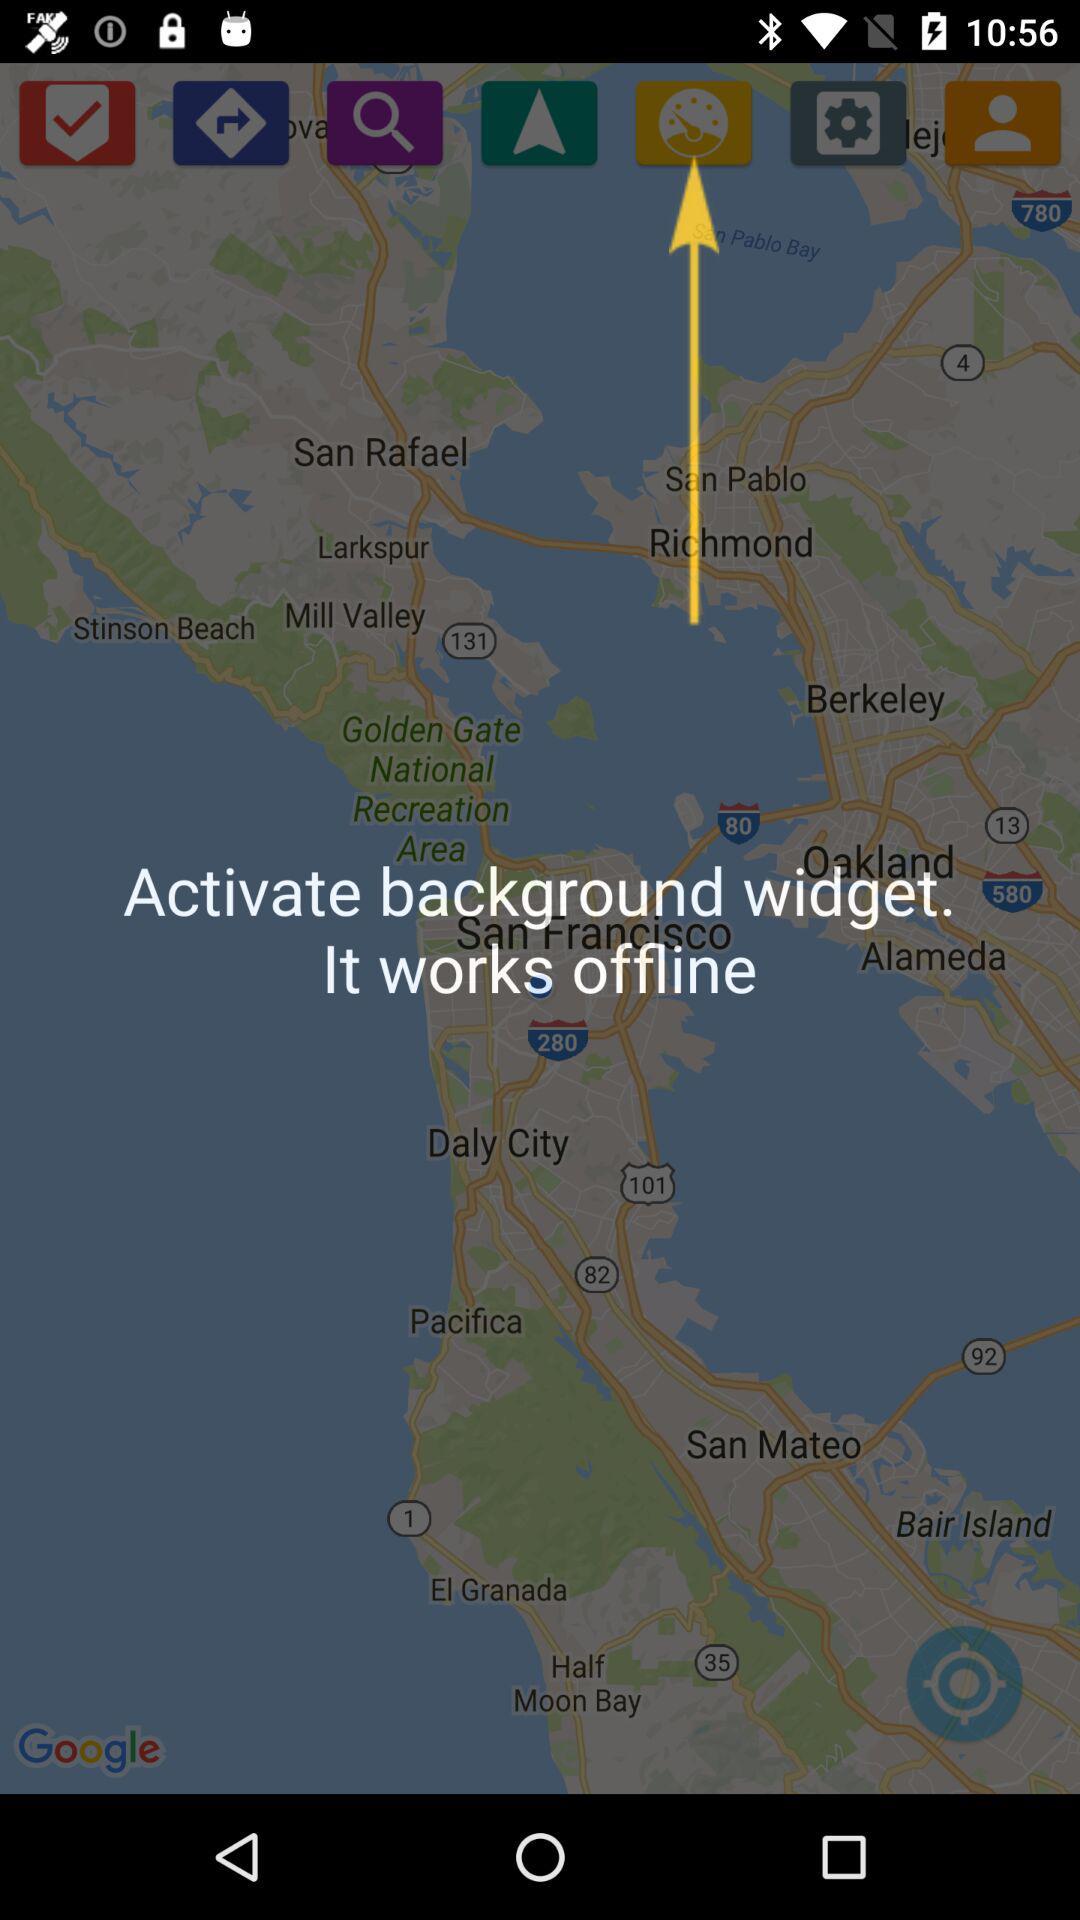 This screenshot has height=1920, width=1080. Describe the element at coordinates (75, 121) in the screenshot. I see `the check icon` at that location.